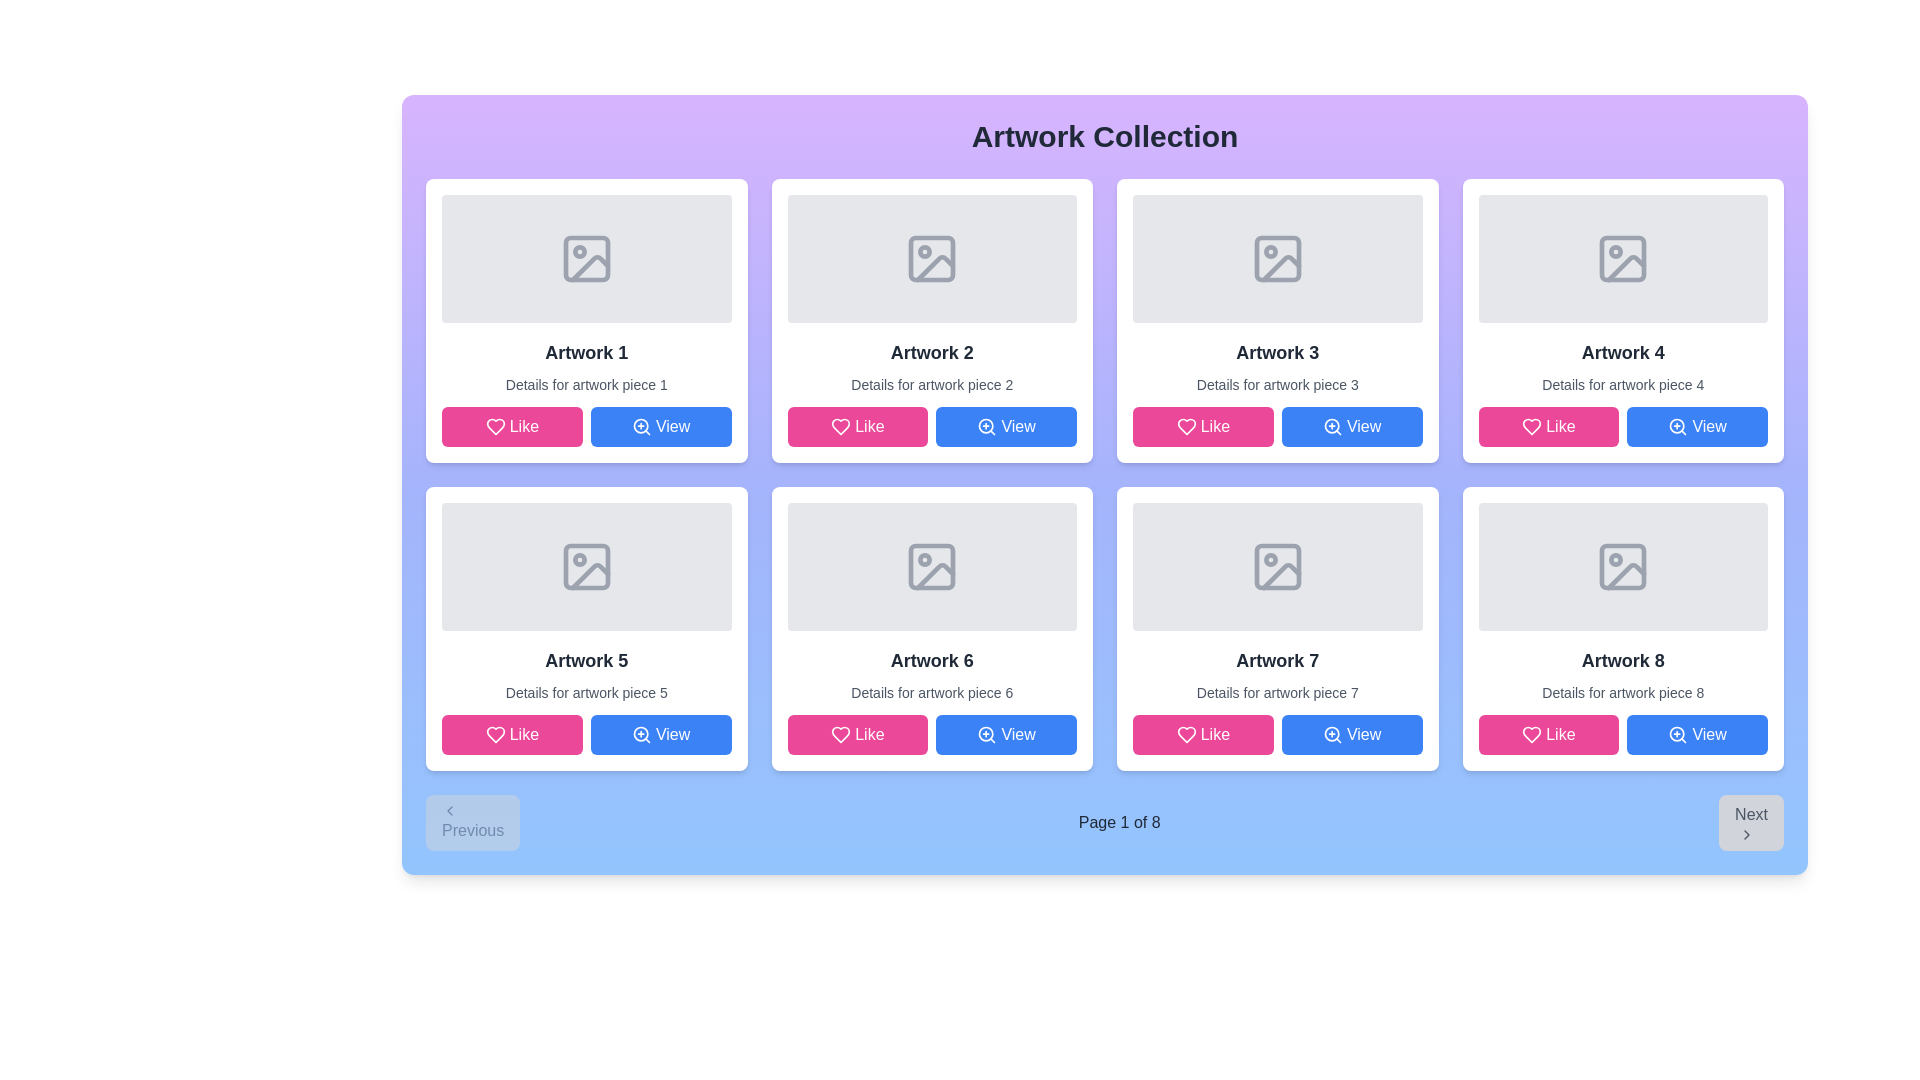  Describe the element at coordinates (1623, 567) in the screenshot. I see `the image placeholder icon located in the 'Artwork 8' card at the bottom-right corner of the grid layout` at that location.